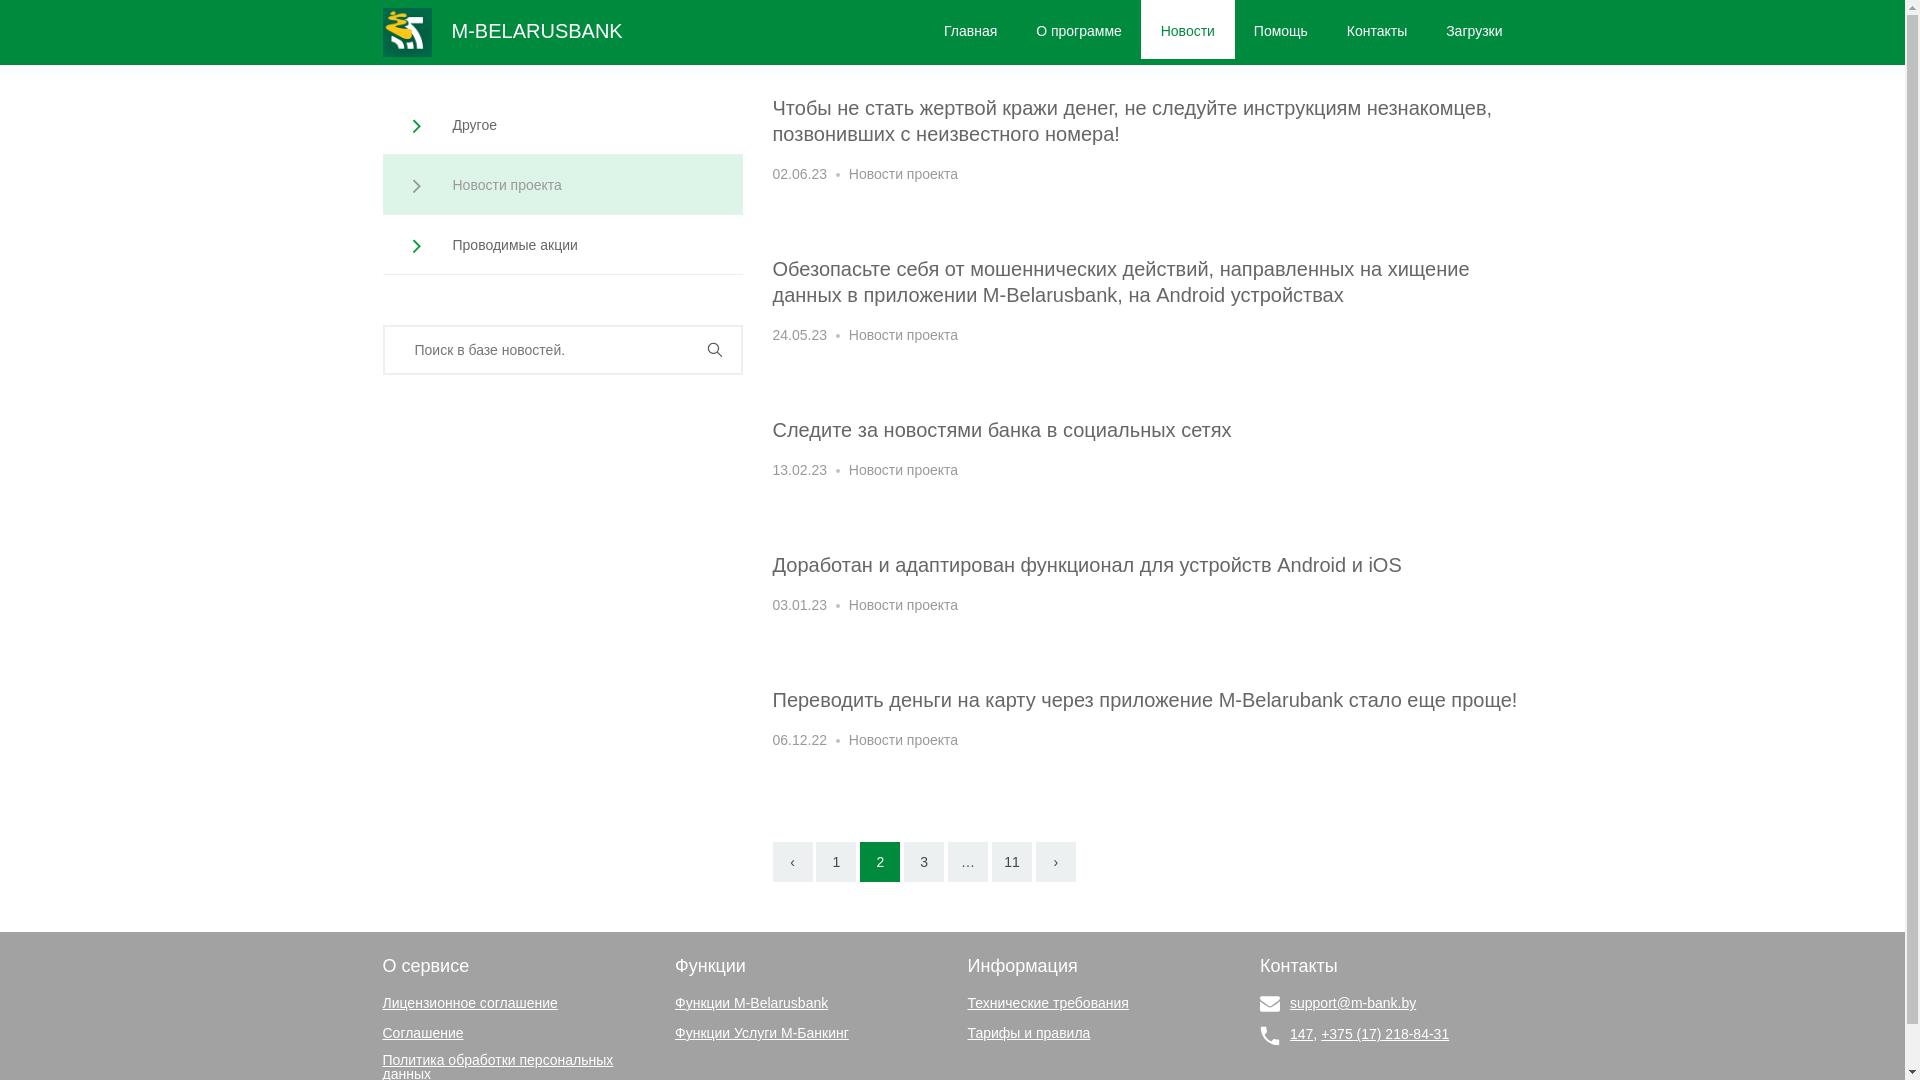 Image resolution: width=1920 pixels, height=1080 pixels. I want to click on '1', so click(835, 860).